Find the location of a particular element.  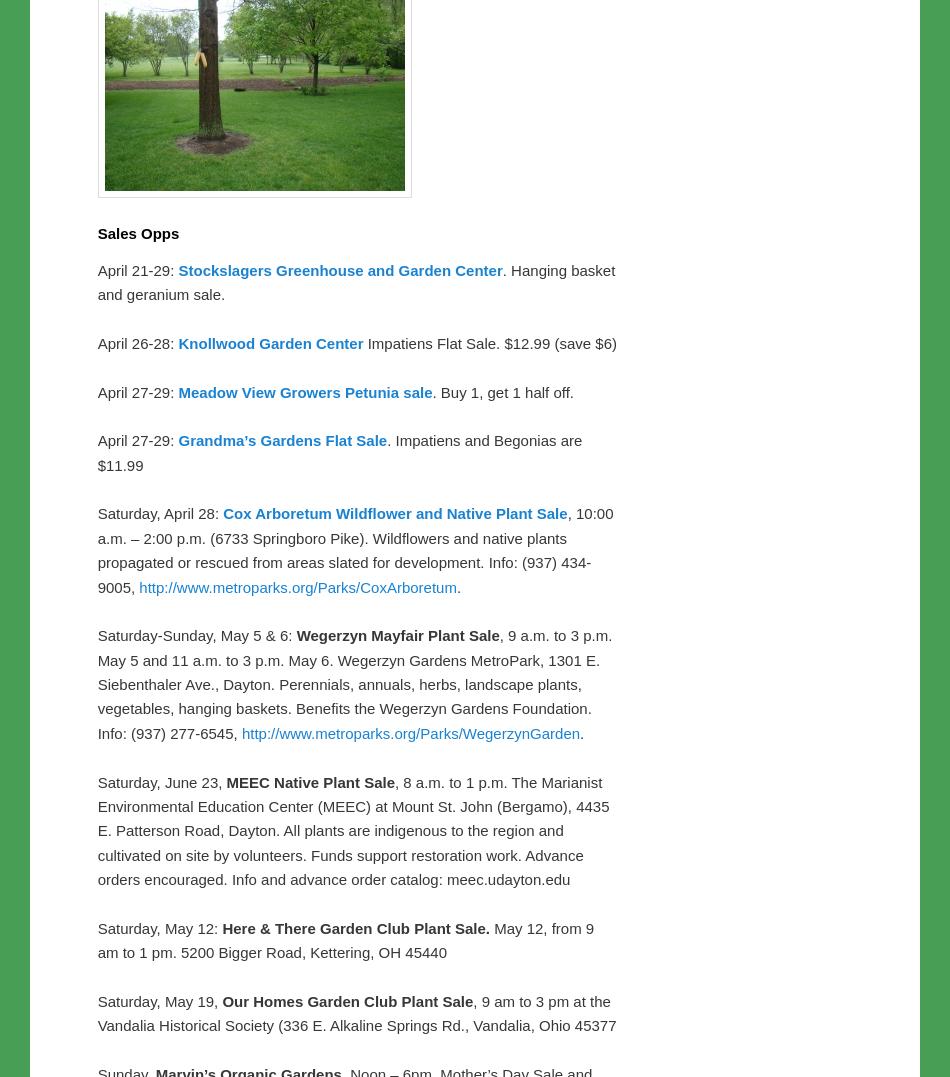

'MEEC Native Plant Sale' is located at coordinates (226, 780).